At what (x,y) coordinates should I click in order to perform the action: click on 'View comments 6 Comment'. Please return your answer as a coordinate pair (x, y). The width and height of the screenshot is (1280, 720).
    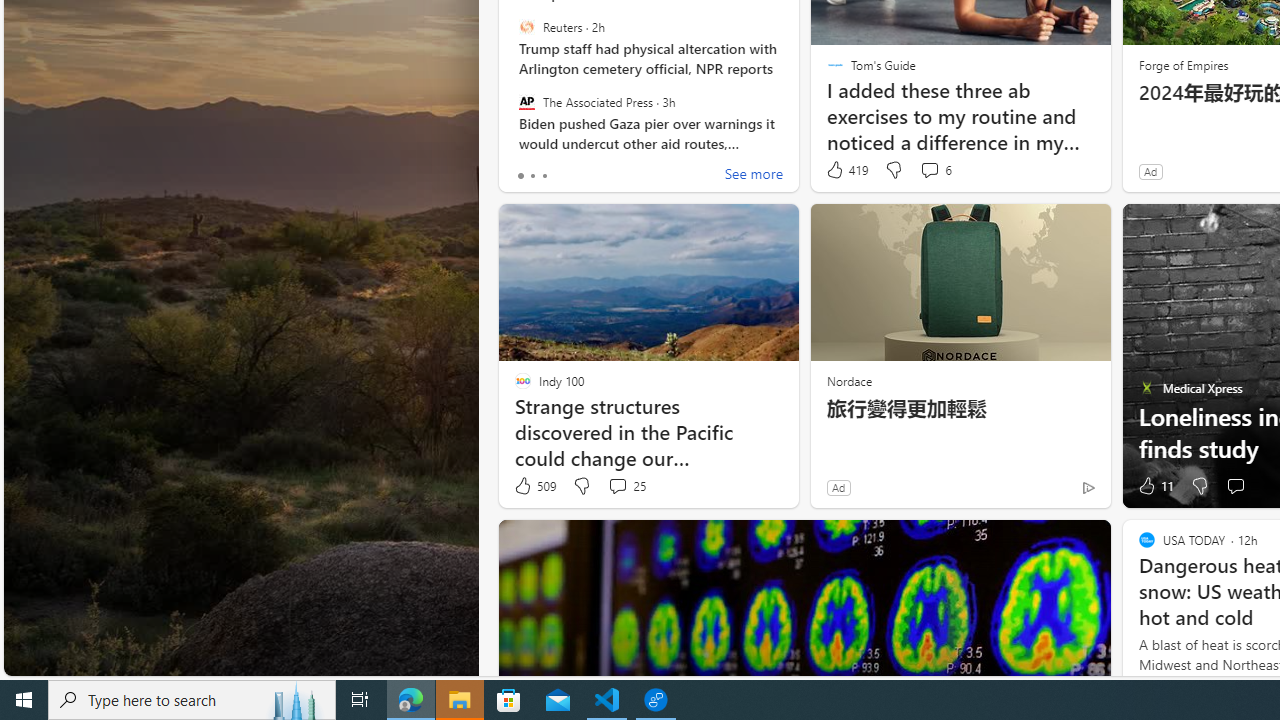
    Looking at the image, I should click on (934, 169).